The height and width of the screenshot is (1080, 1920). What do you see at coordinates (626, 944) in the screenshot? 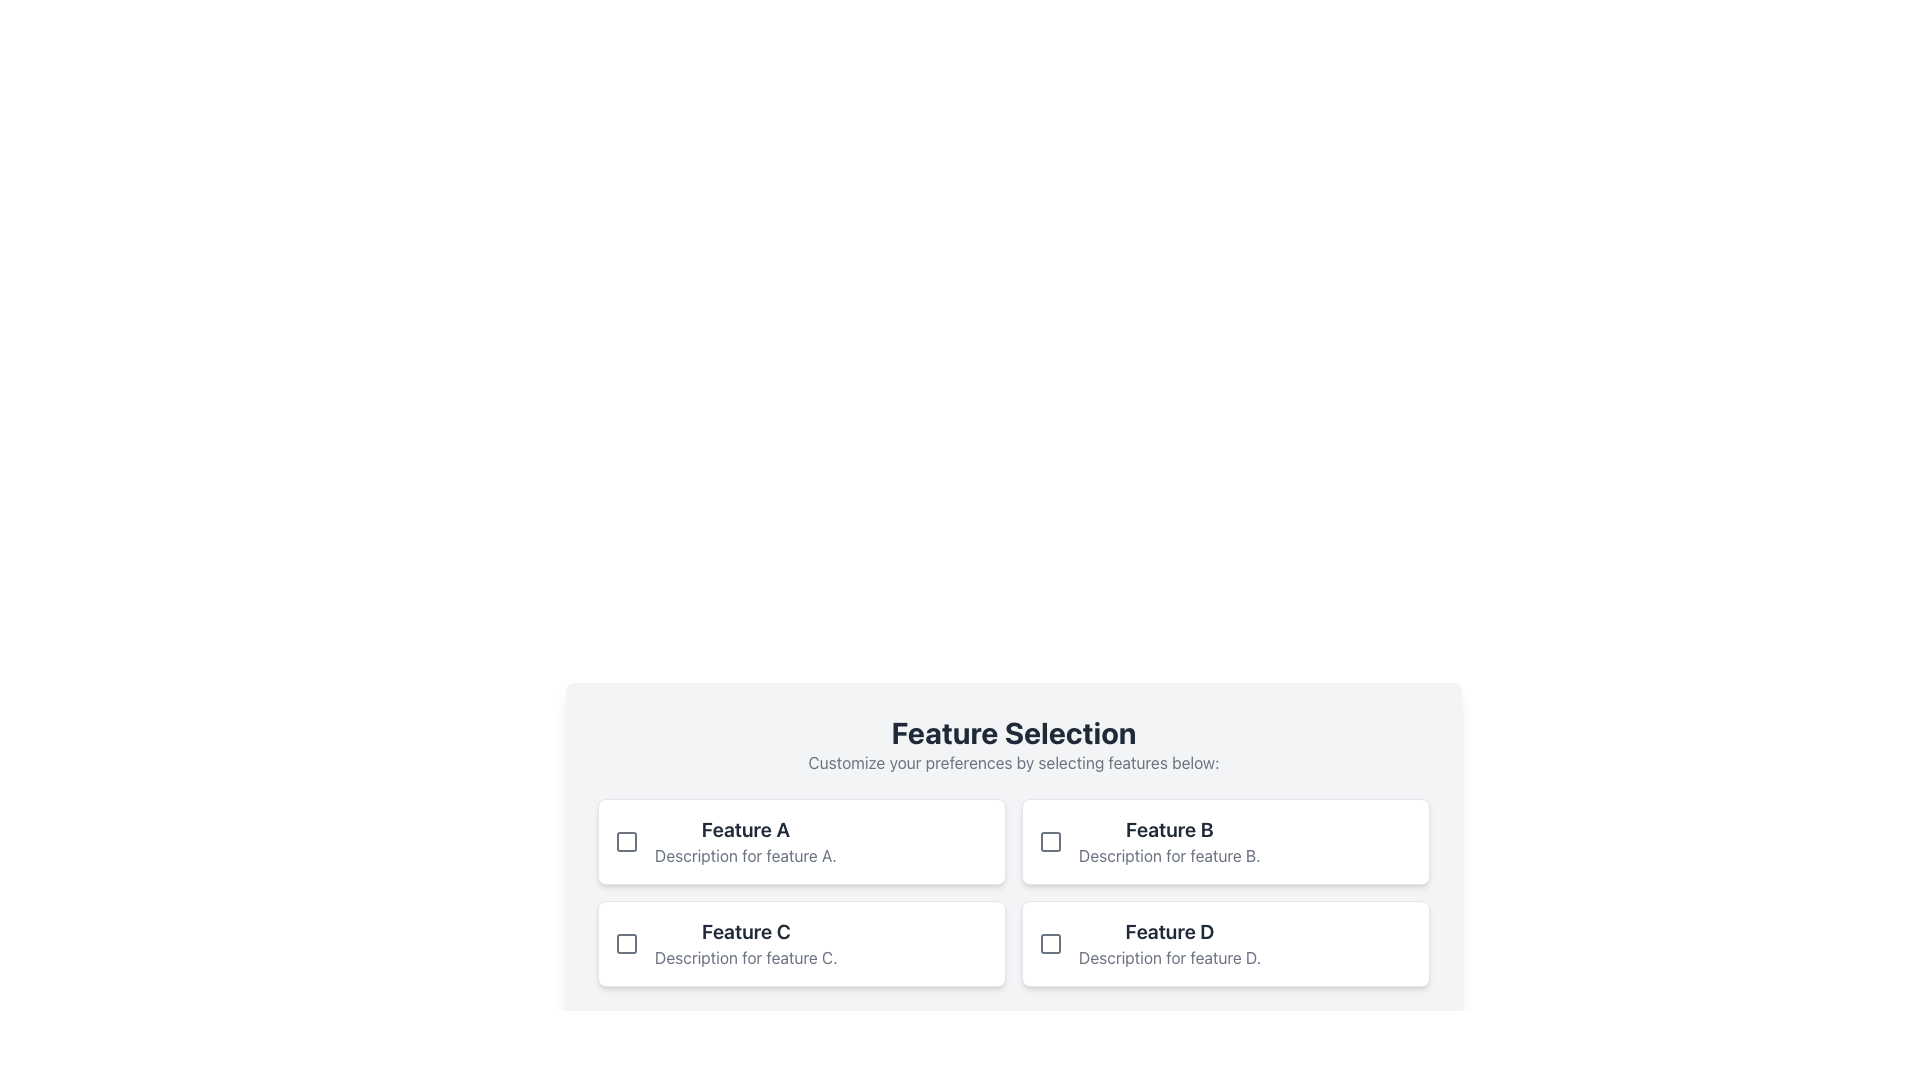
I see `the checkbox indicator for 'Feature C' to indicate focus` at bounding box center [626, 944].